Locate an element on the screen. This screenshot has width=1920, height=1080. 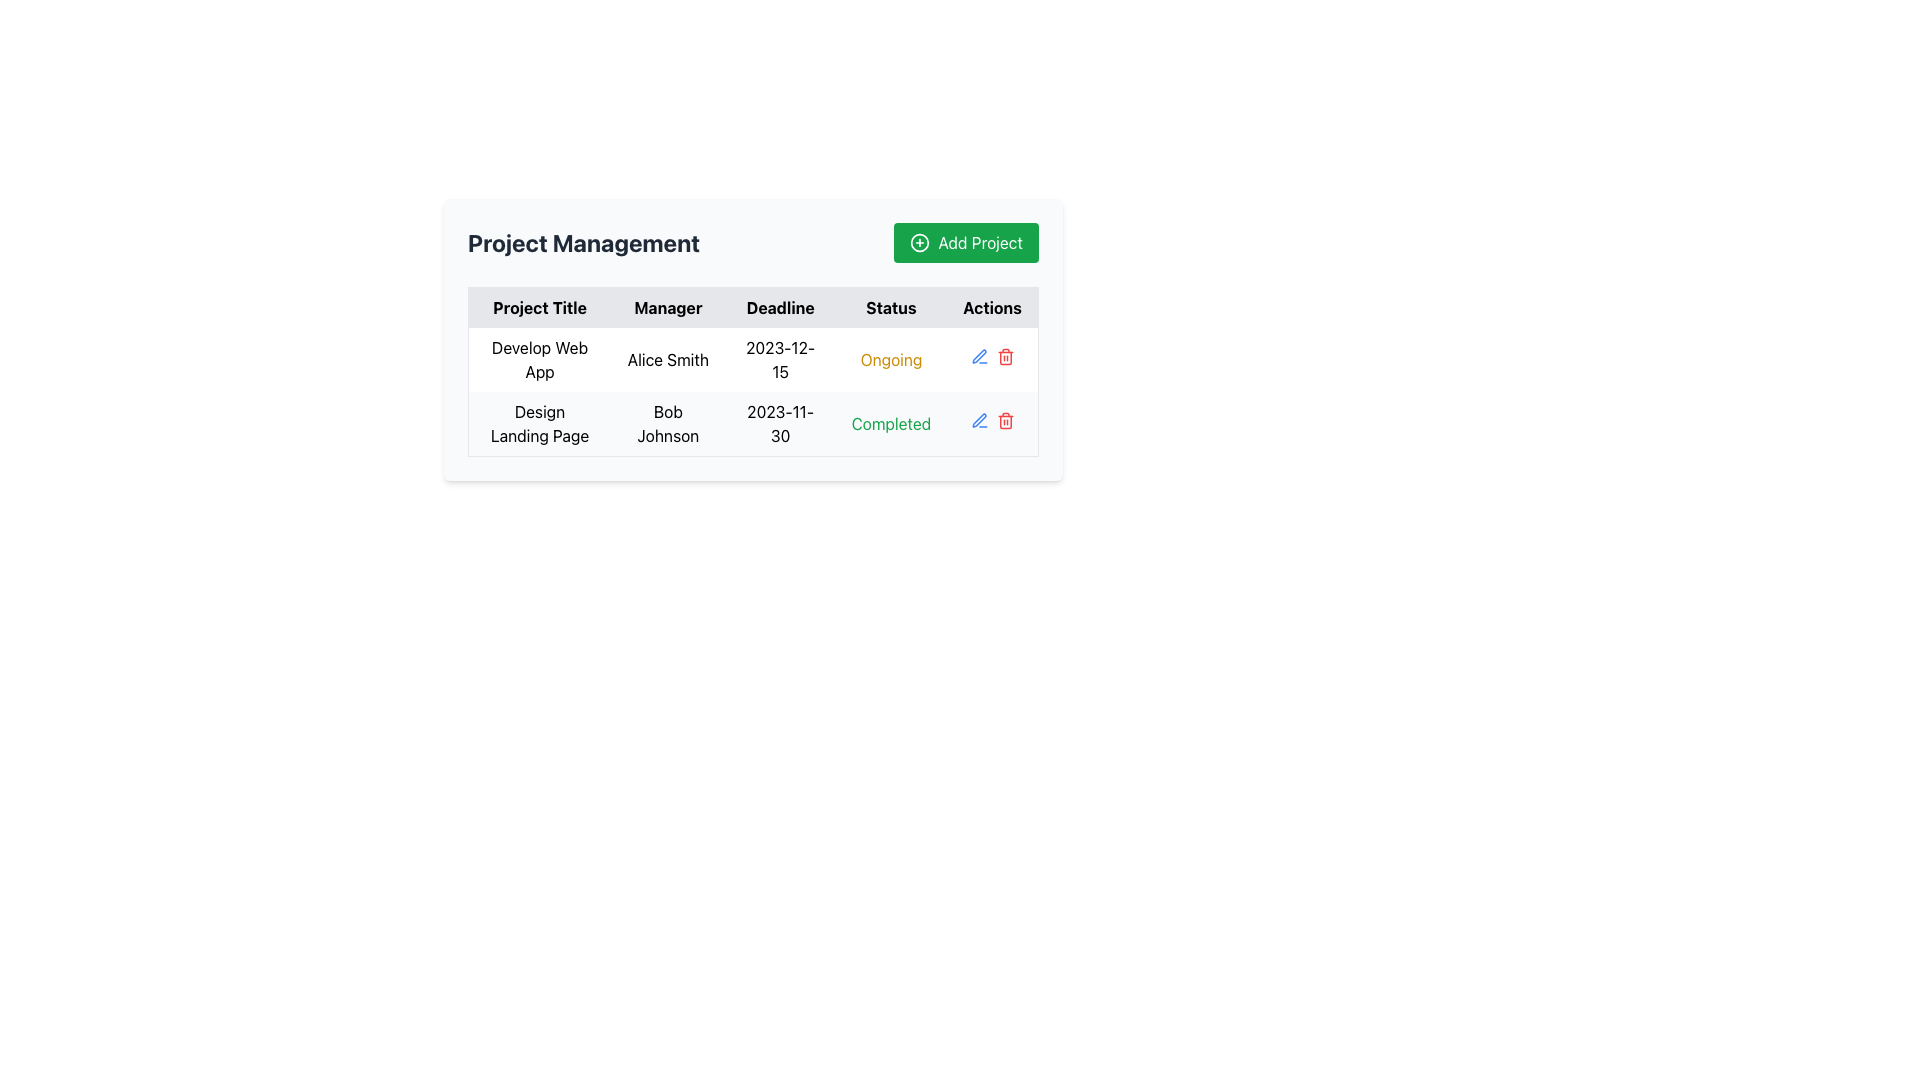
the 'Status' text label, which is the fourth header in the table, located between 'Deadline' and 'Actions' is located at coordinates (890, 307).